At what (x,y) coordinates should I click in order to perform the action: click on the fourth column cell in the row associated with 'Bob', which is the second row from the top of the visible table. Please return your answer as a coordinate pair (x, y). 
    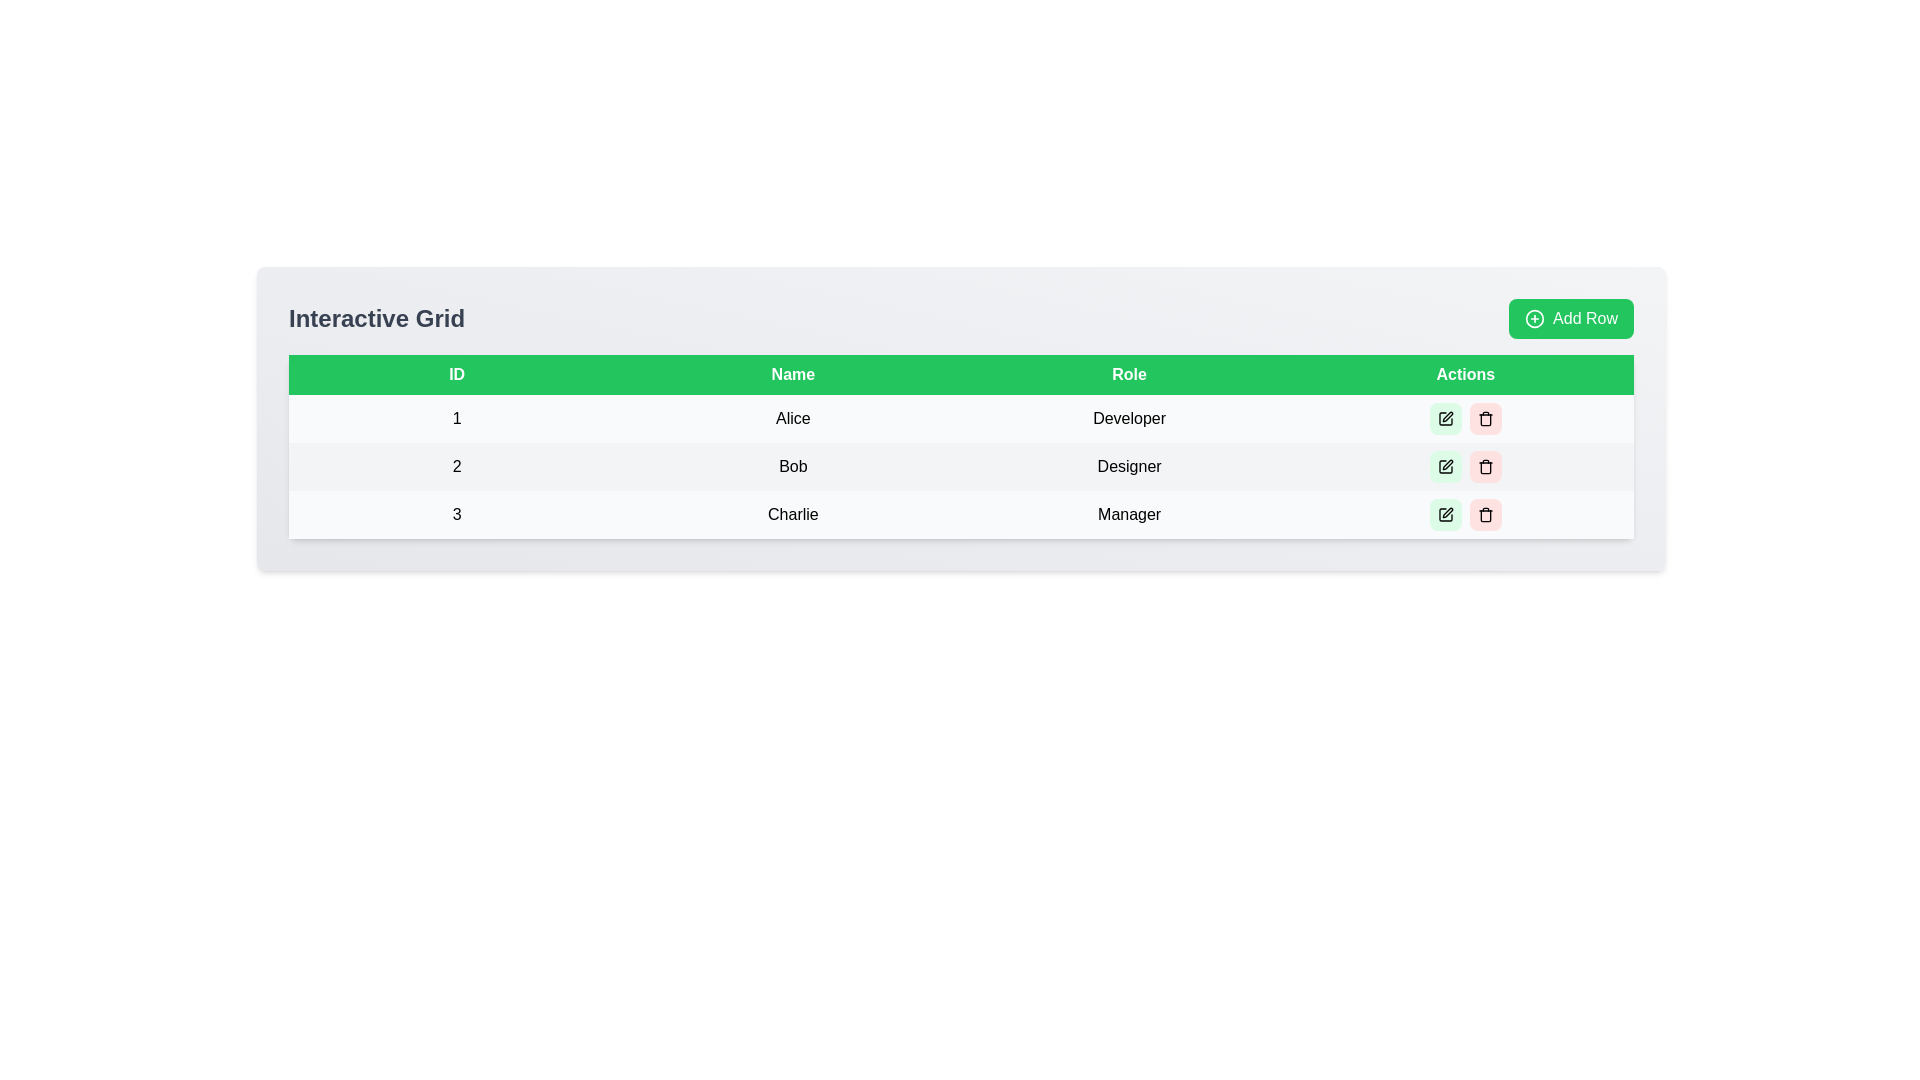
    Looking at the image, I should click on (1465, 466).